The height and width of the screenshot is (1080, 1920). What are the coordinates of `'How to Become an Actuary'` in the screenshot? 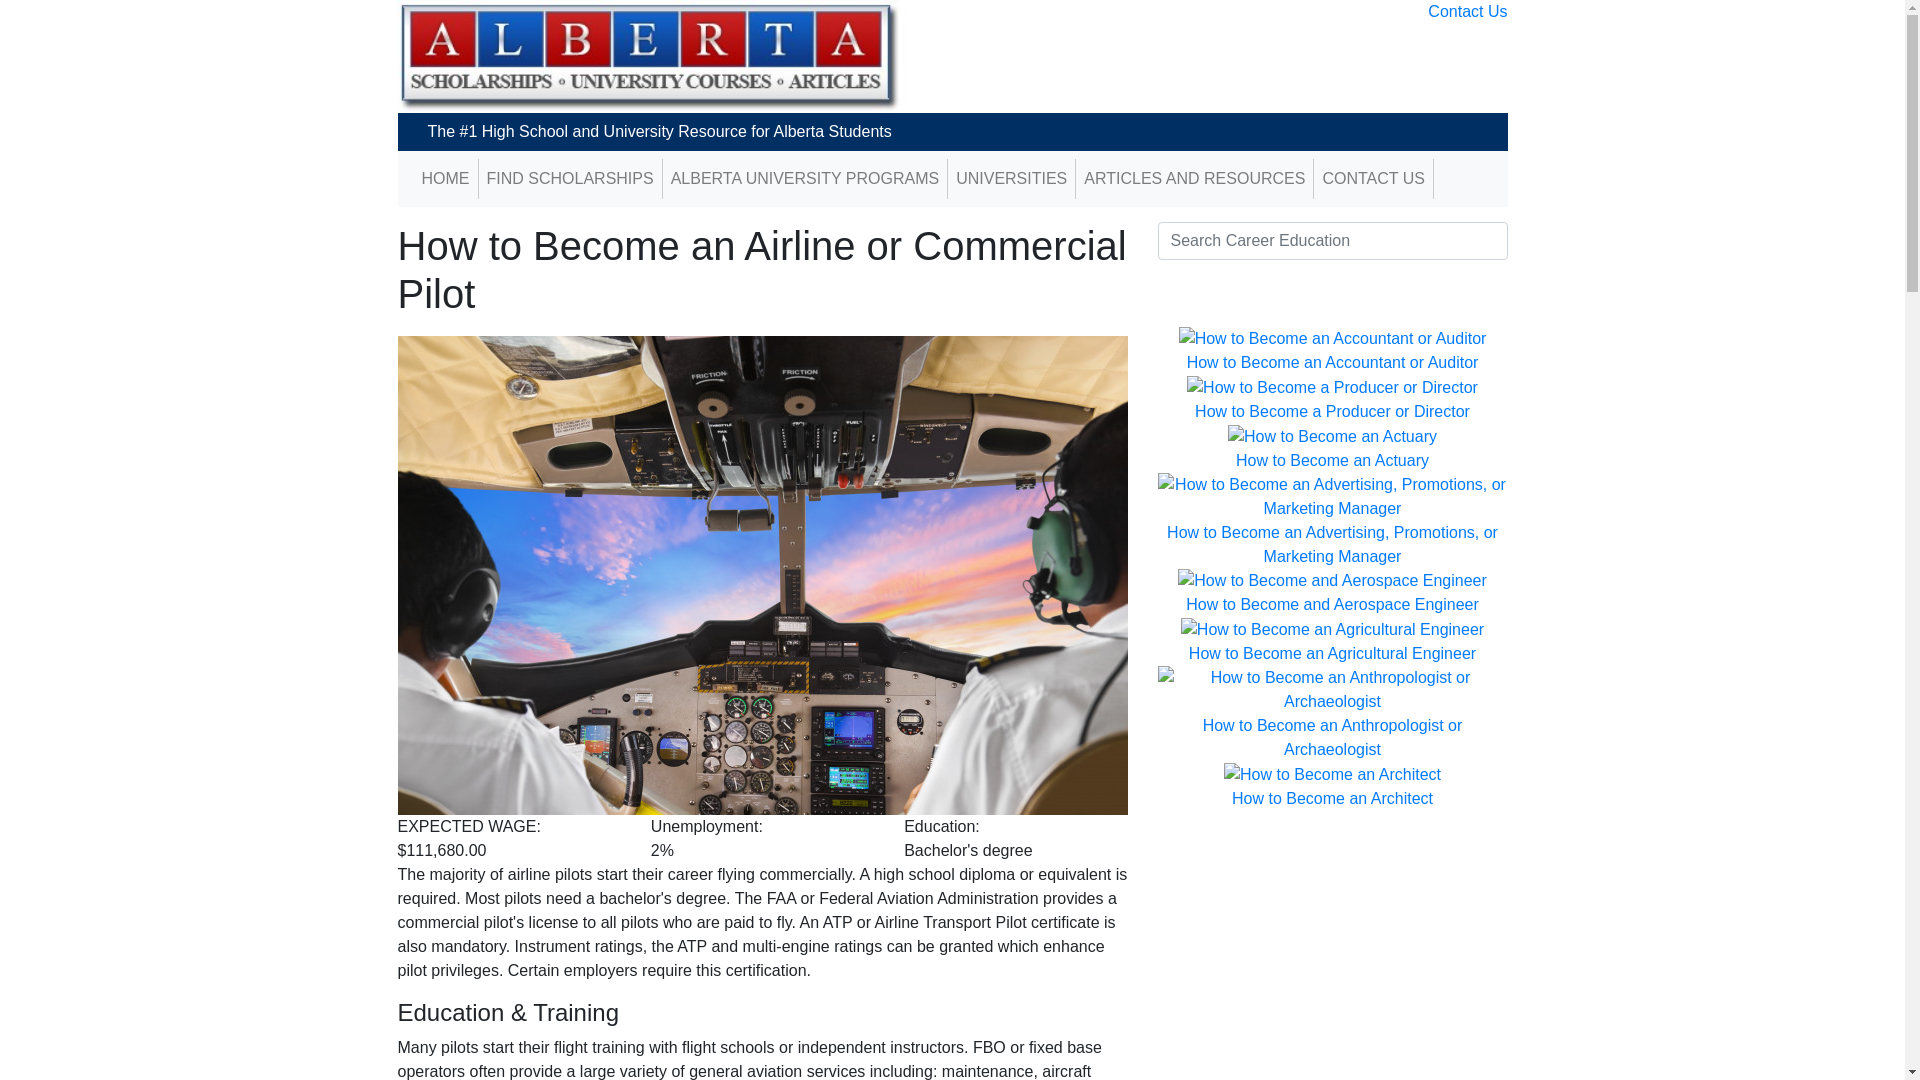 It's located at (1332, 460).